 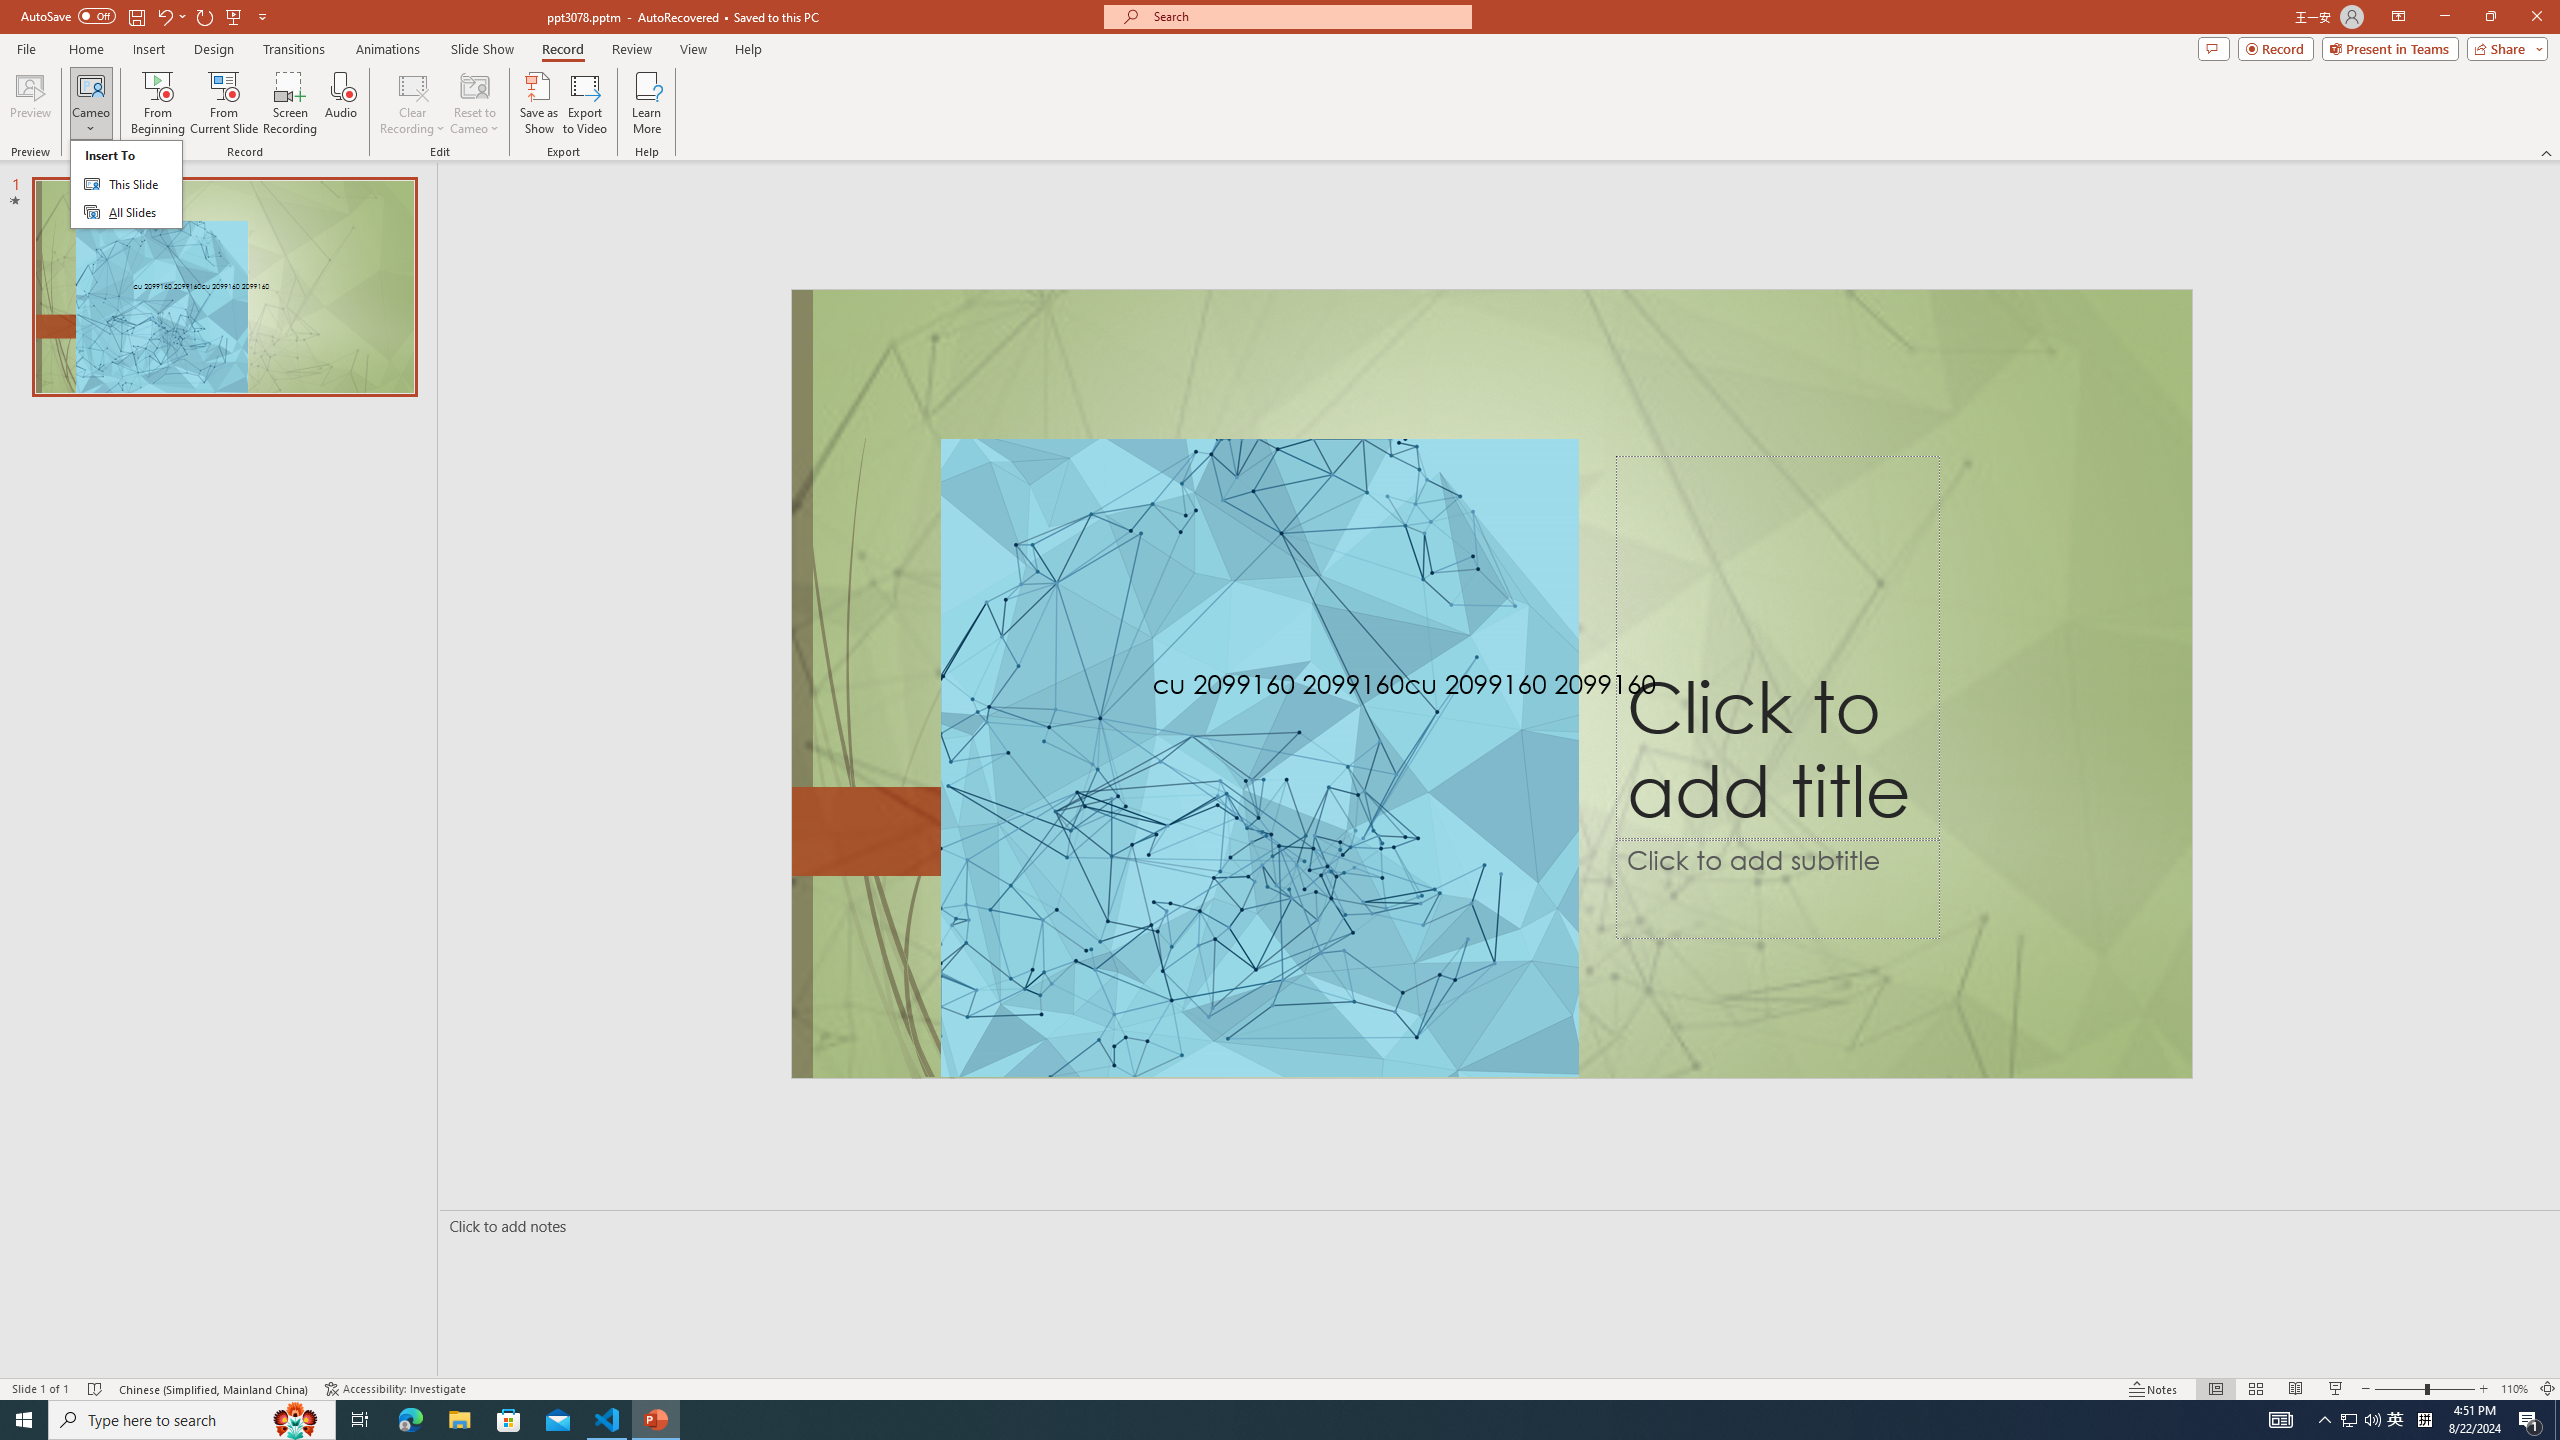 What do you see at coordinates (412, 103) in the screenshot?
I see `'Clear Recording'` at bounding box center [412, 103].